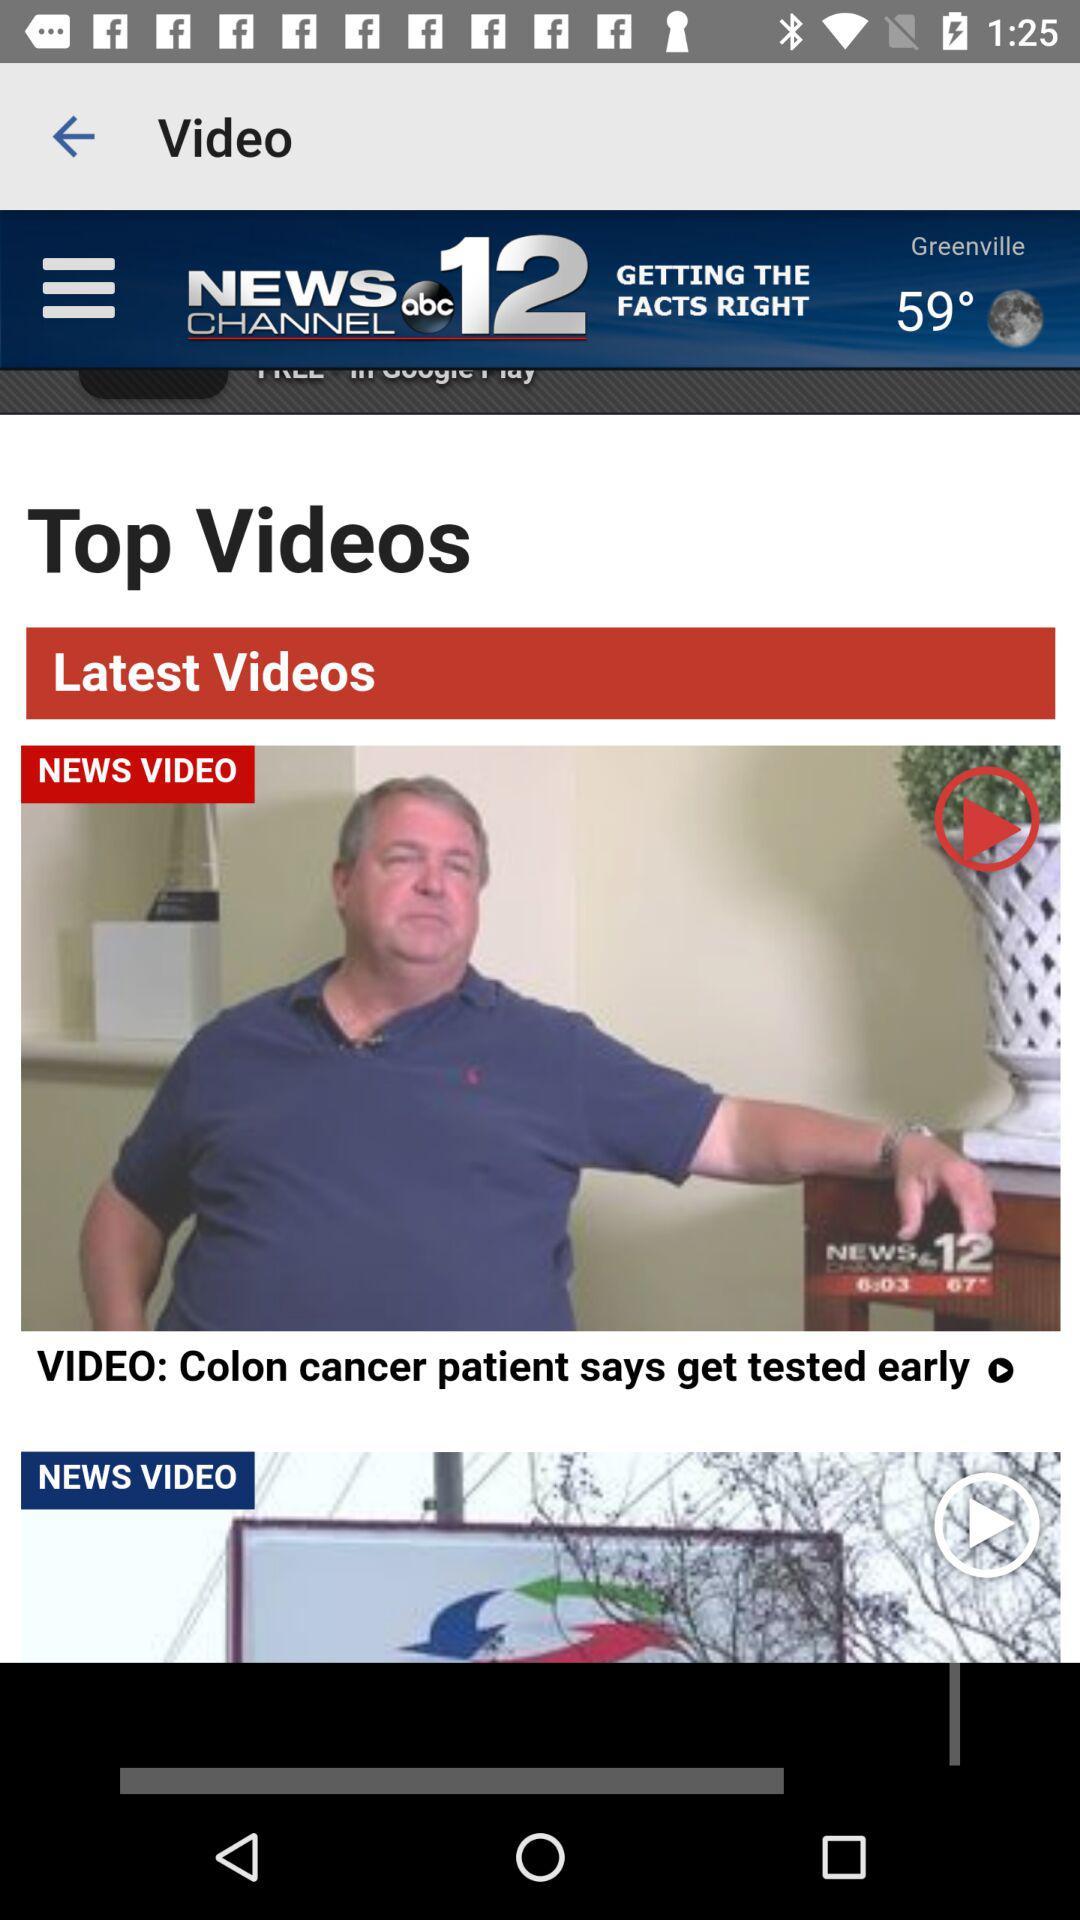 This screenshot has height=1920, width=1080. What do you see at coordinates (540, 1727) in the screenshot?
I see `the video is end` at bounding box center [540, 1727].